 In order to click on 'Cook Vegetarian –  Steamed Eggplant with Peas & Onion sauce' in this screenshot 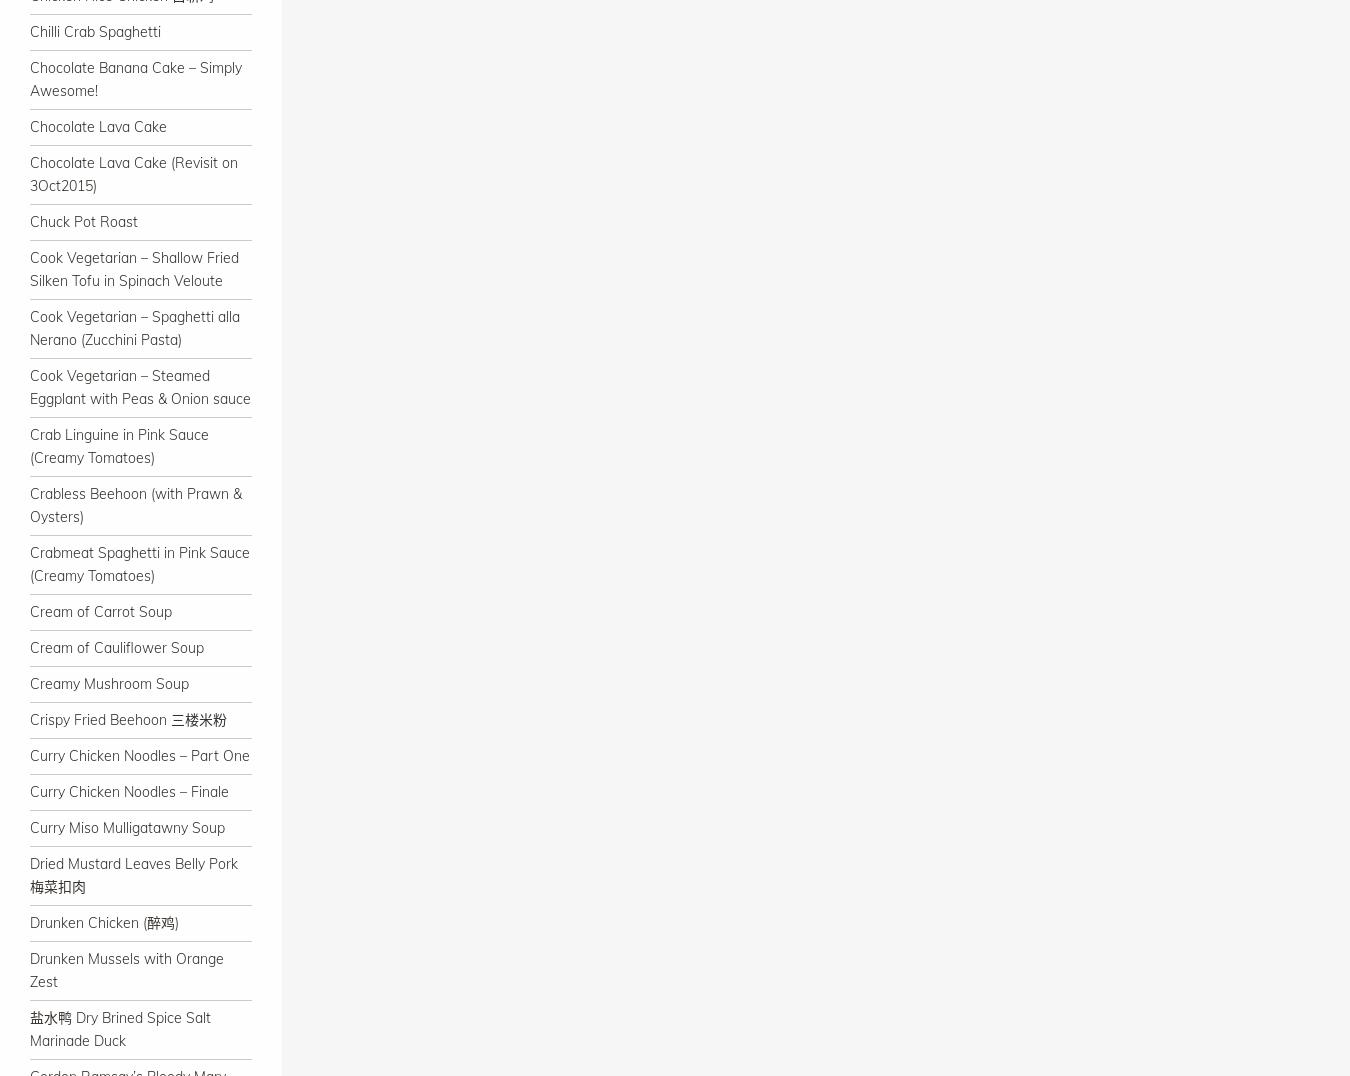, I will do `click(140, 386)`.